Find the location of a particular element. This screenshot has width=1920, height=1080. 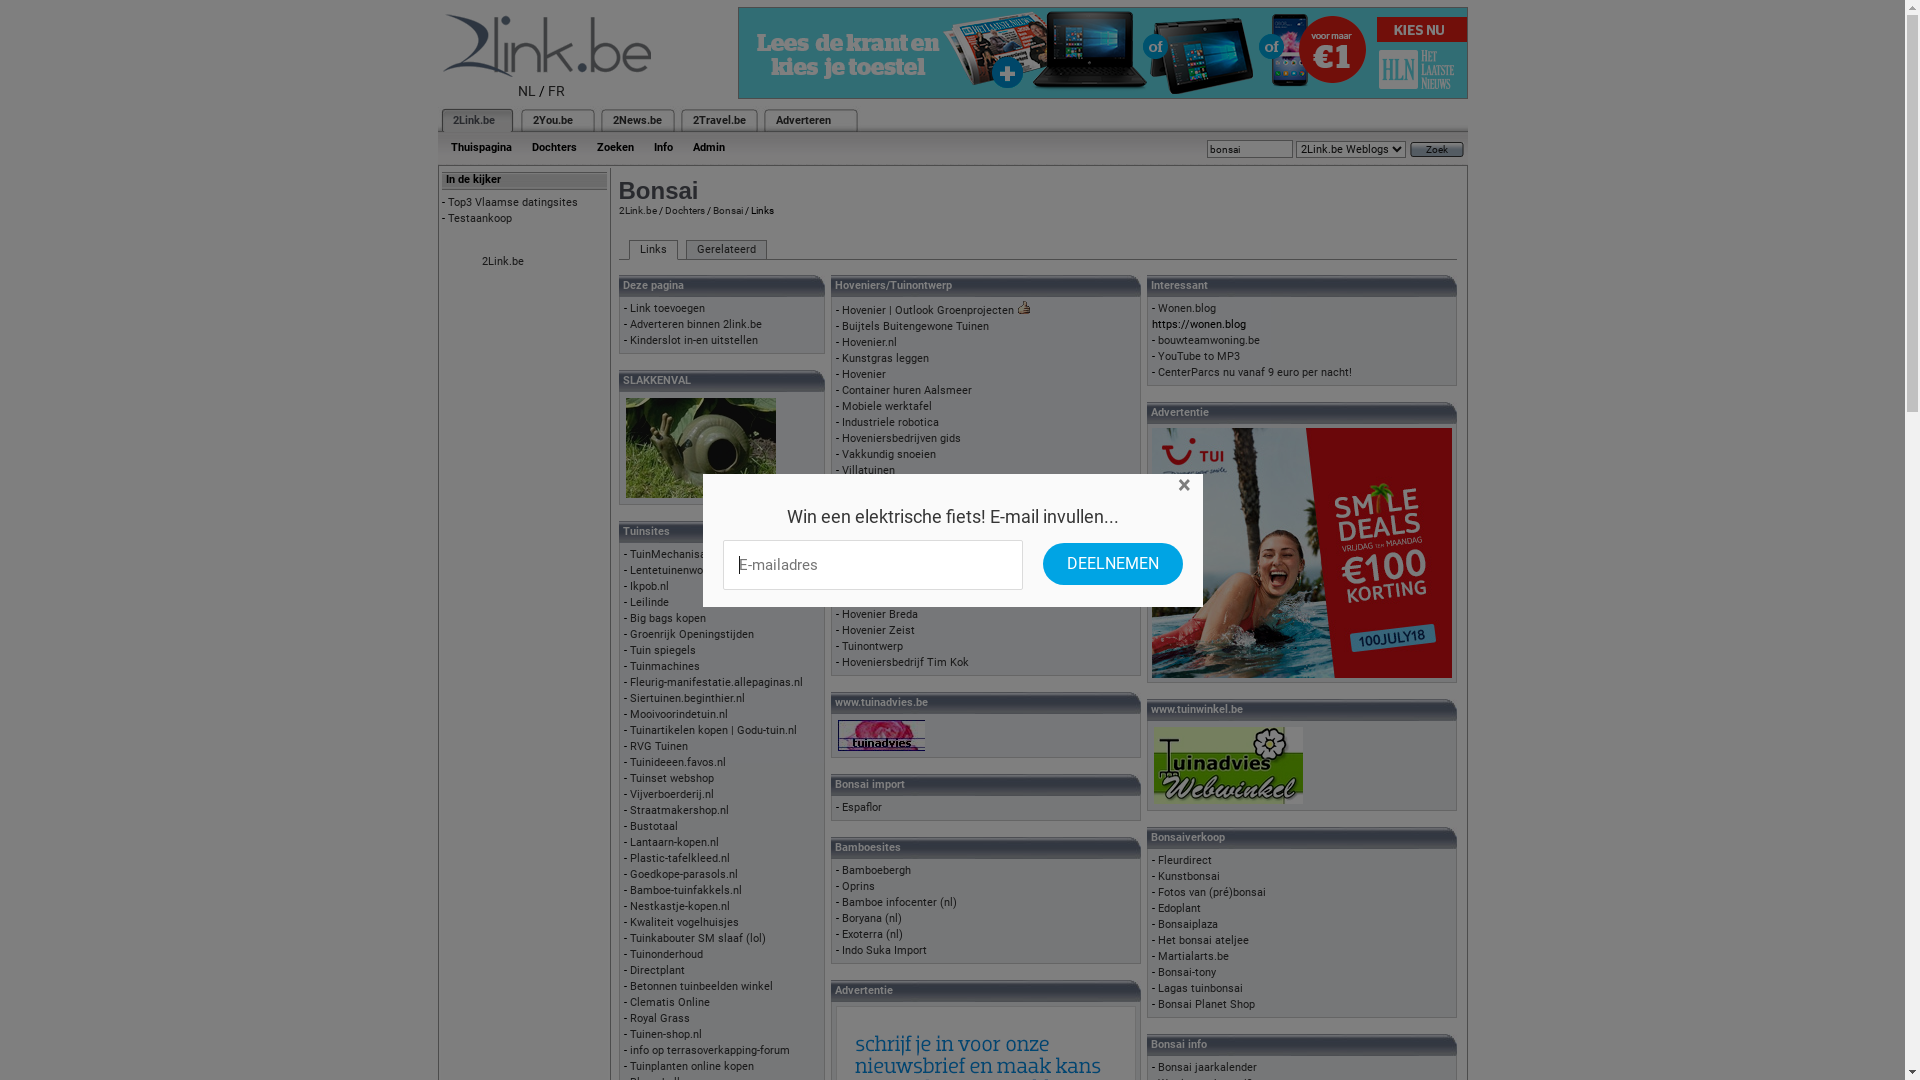

'Tuinartikelen kopen | Godu-tuin.nl' is located at coordinates (713, 730).